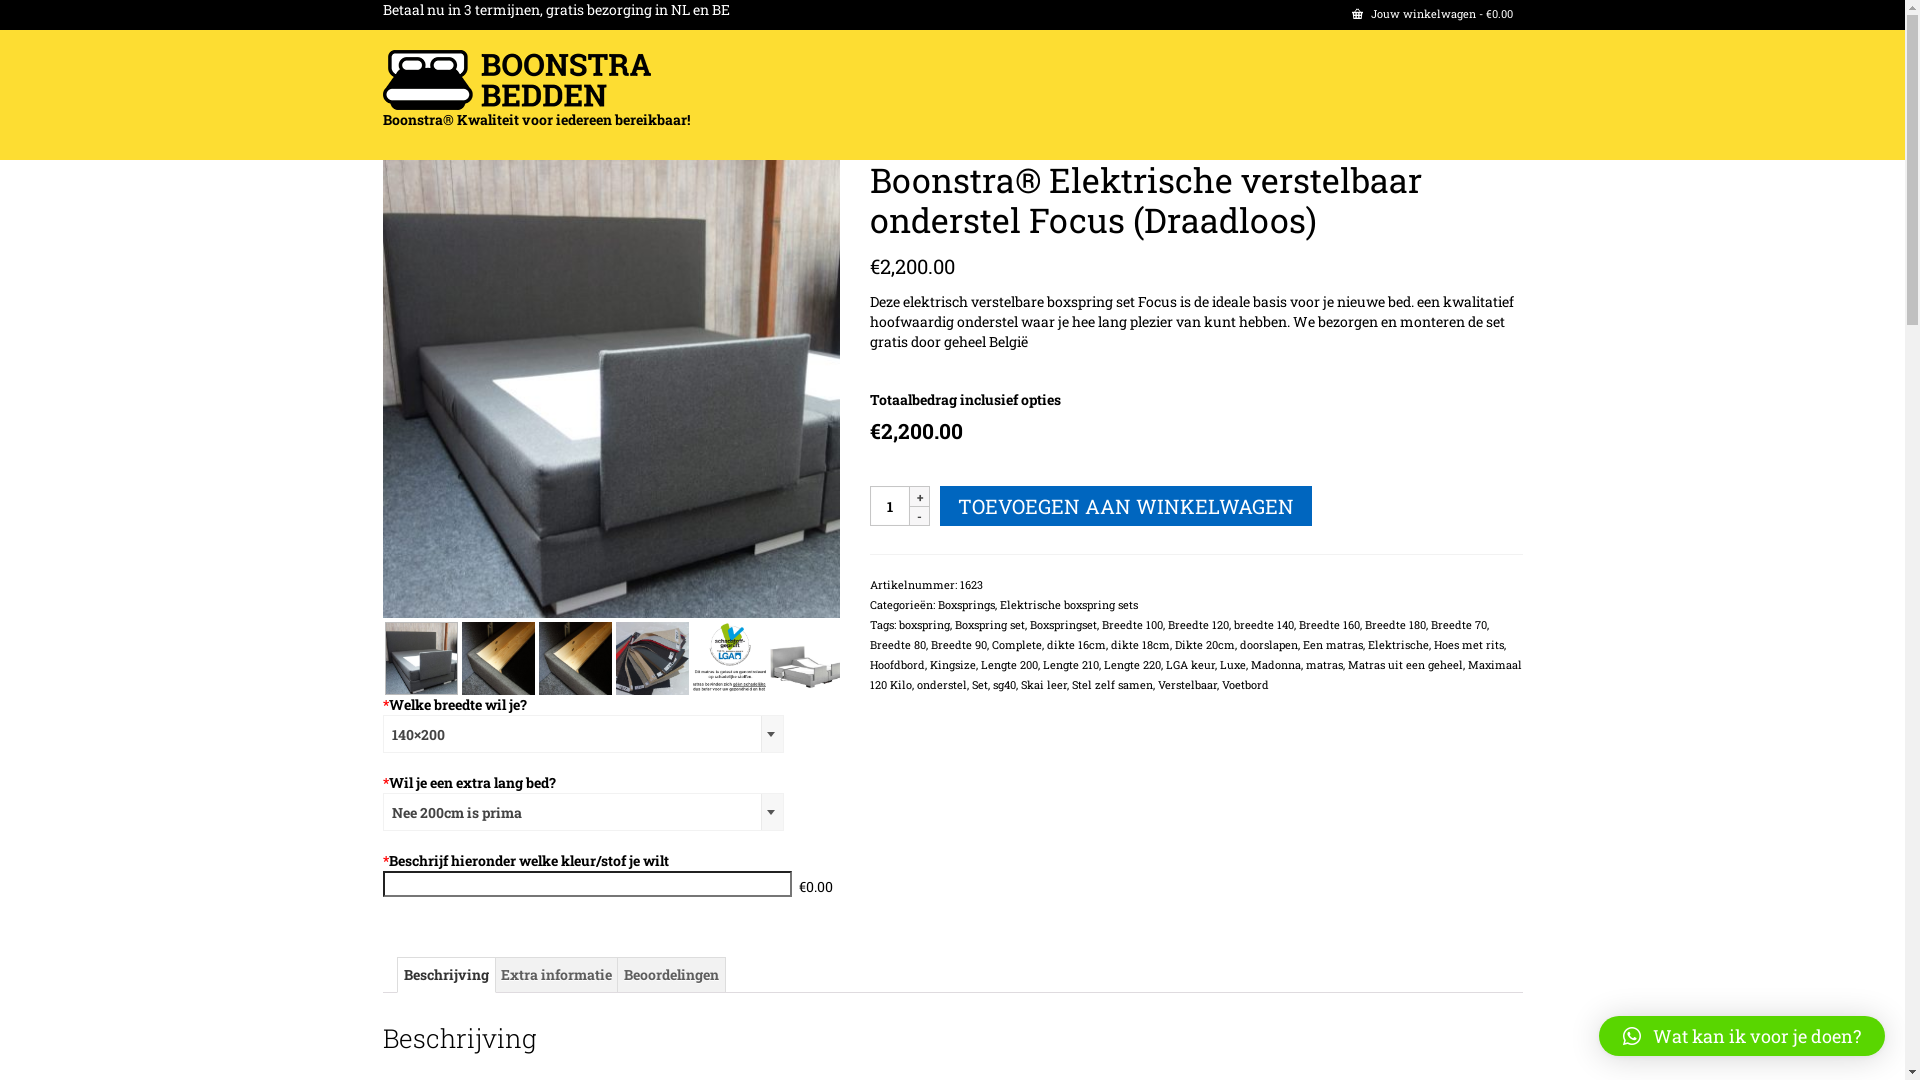 The image size is (1920, 1080). What do you see at coordinates (915, 683) in the screenshot?
I see `'onderstel'` at bounding box center [915, 683].